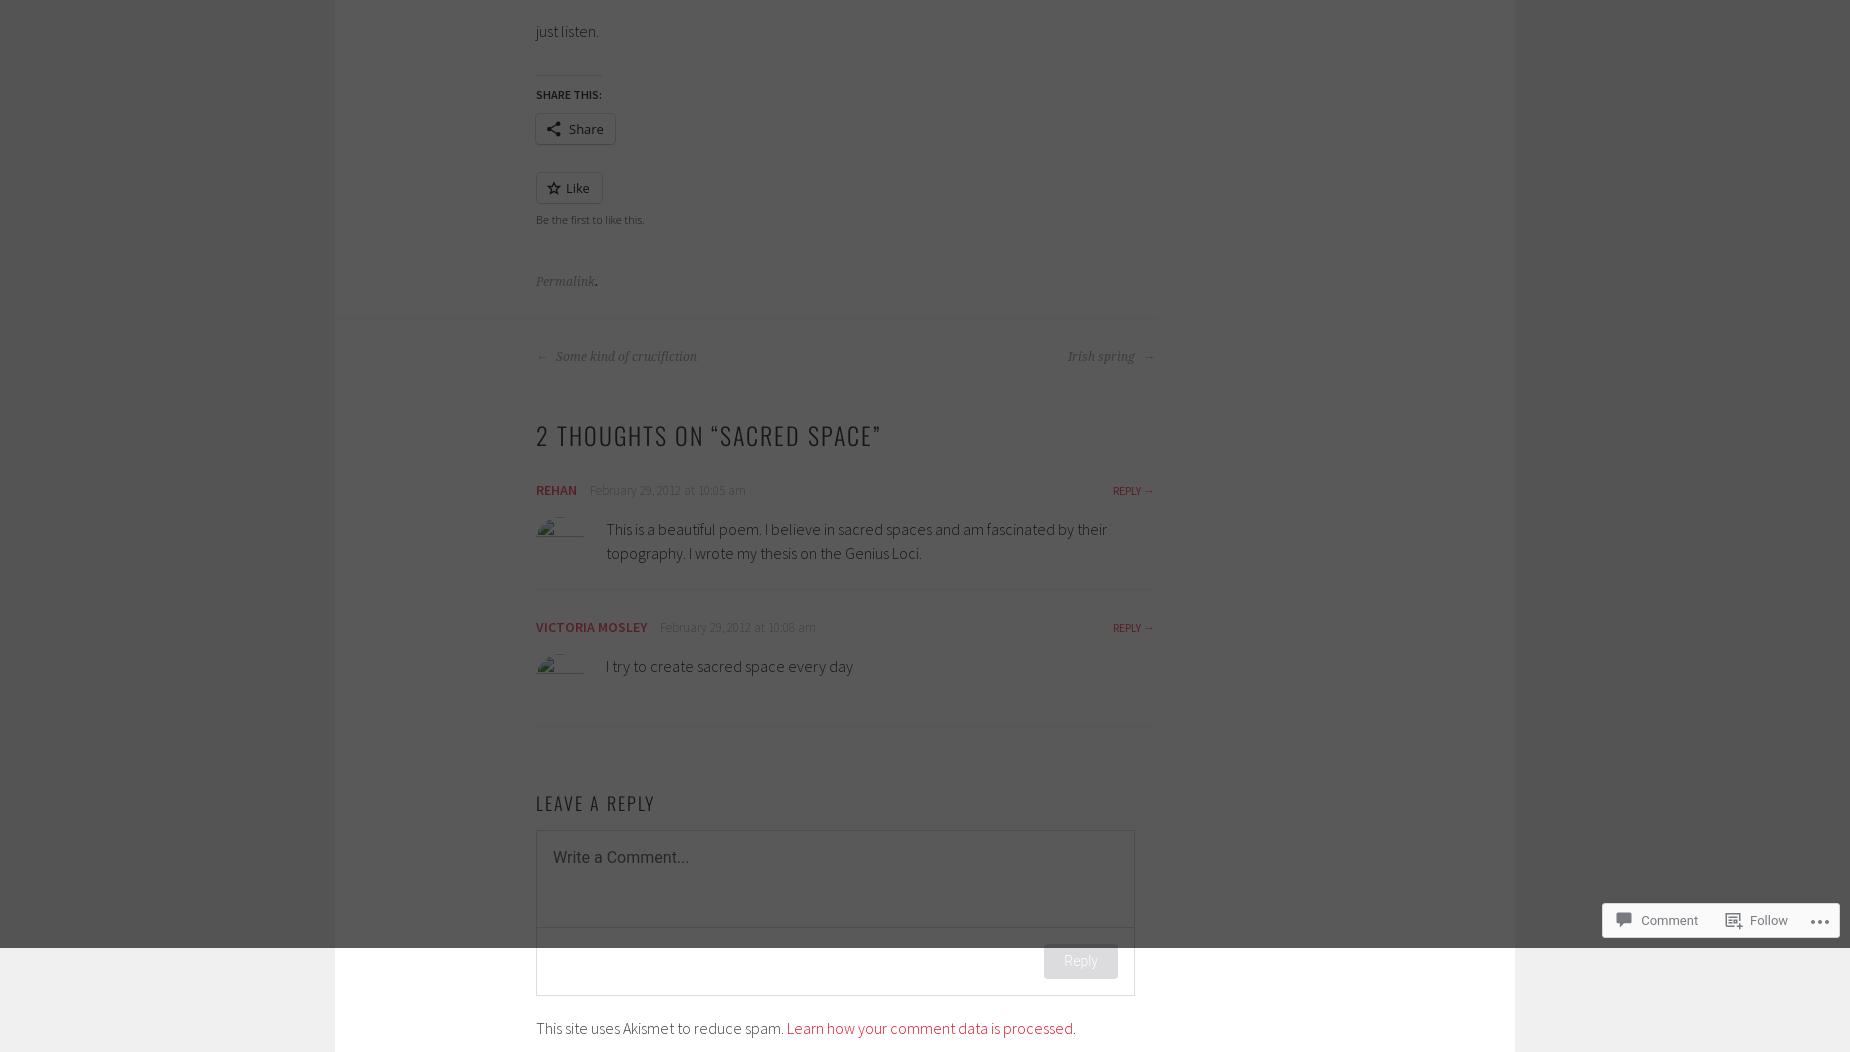 This screenshot has height=1052, width=1850. What do you see at coordinates (535, 434) in the screenshot?
I see `'2 thoughts on “'` at bounding box center [535, 434].